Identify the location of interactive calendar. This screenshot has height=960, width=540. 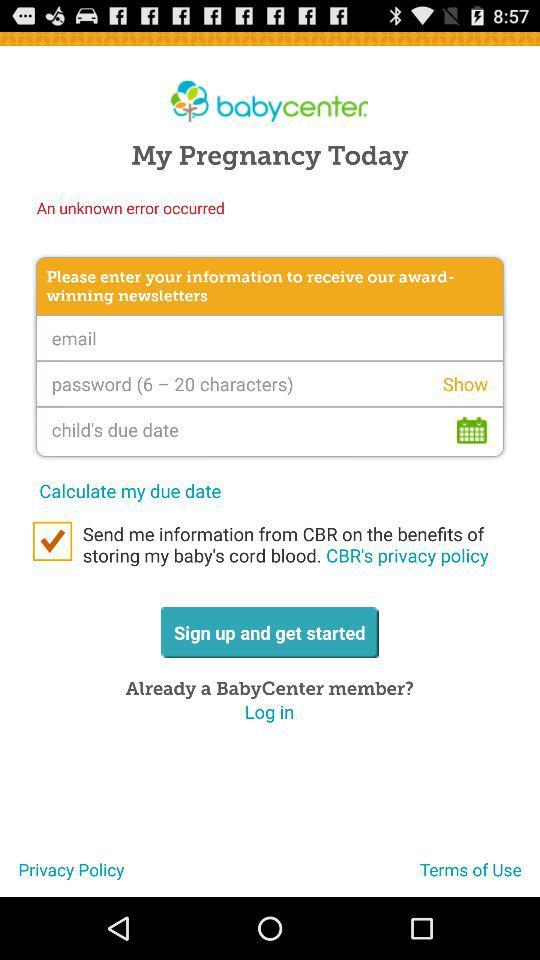
(270, 431).